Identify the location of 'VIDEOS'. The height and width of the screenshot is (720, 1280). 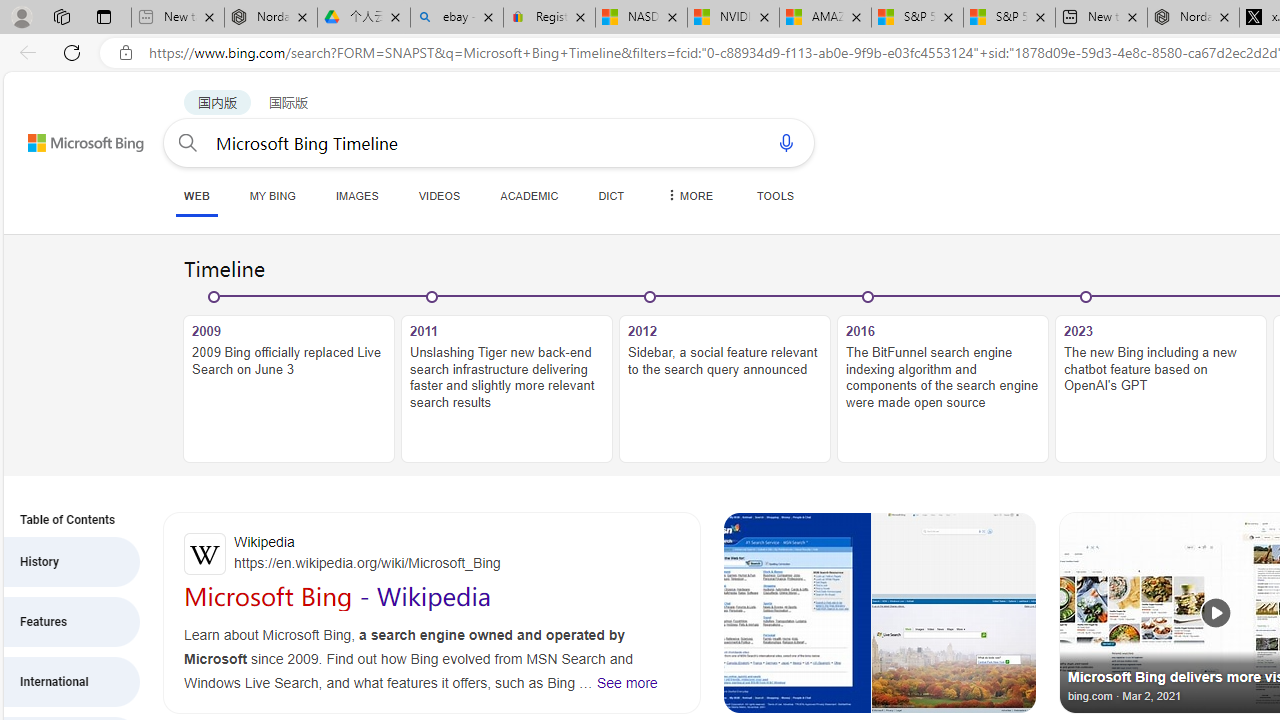
(438, 195).